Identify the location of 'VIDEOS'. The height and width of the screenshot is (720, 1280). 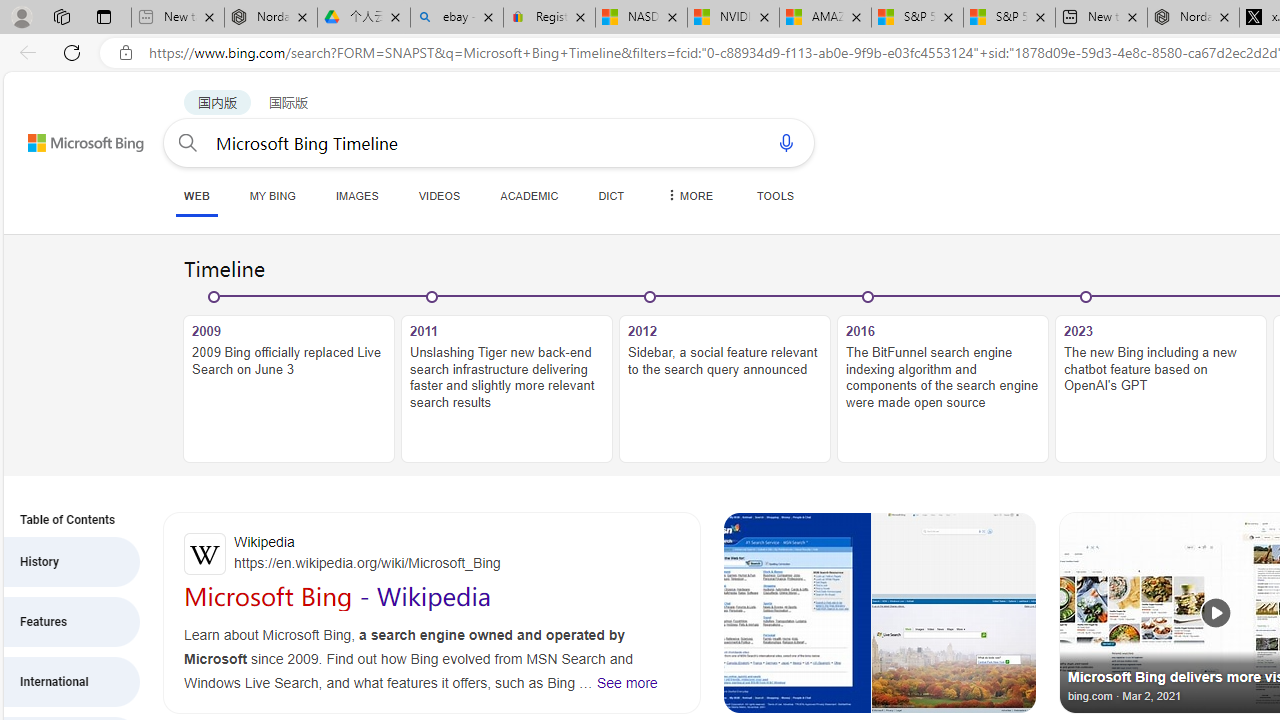
(438, 195).